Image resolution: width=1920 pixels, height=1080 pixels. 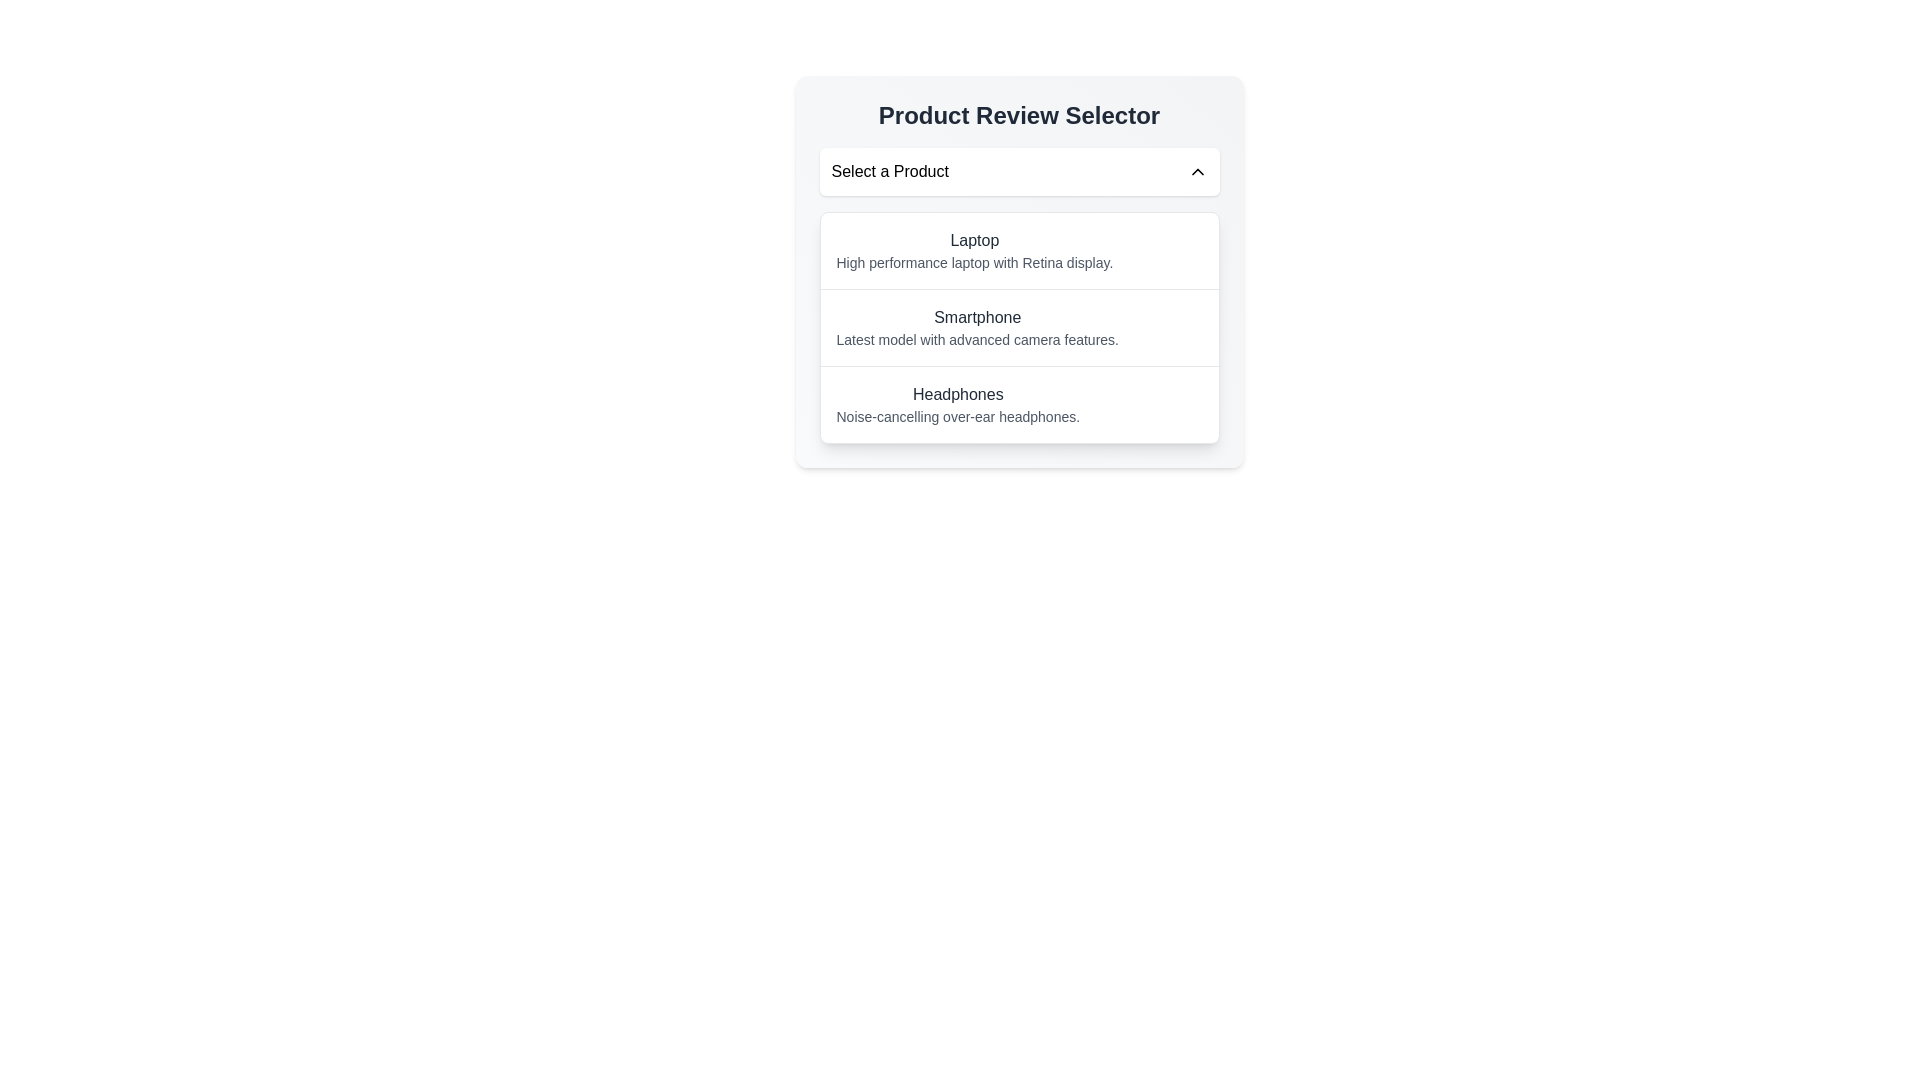 What do you see at coordinates (957, 405) in the screenshot?
I see `the 'Headphones' product category text element in the dropdown menu, which is the third item under 'Product Review Selector'` at bounding box center [957, 405].